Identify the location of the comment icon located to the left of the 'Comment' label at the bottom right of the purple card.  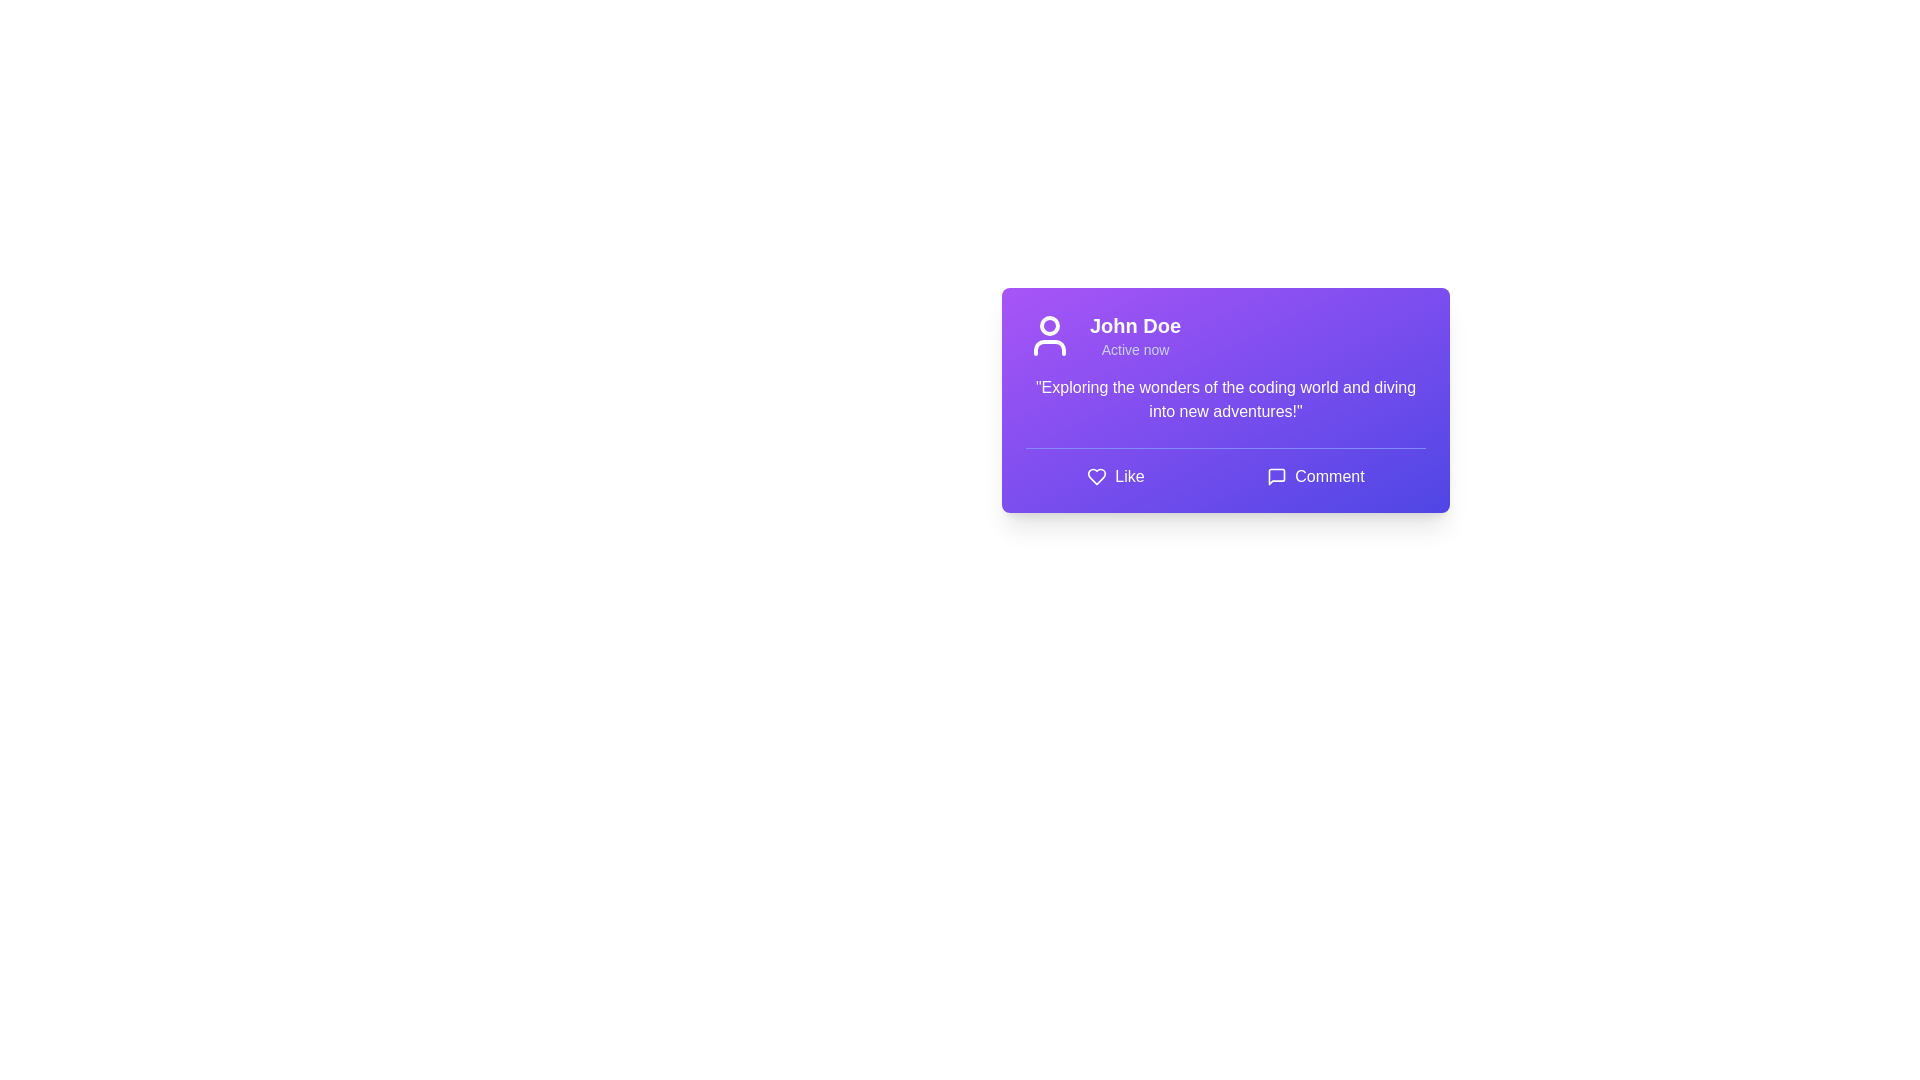
(1276, 477).